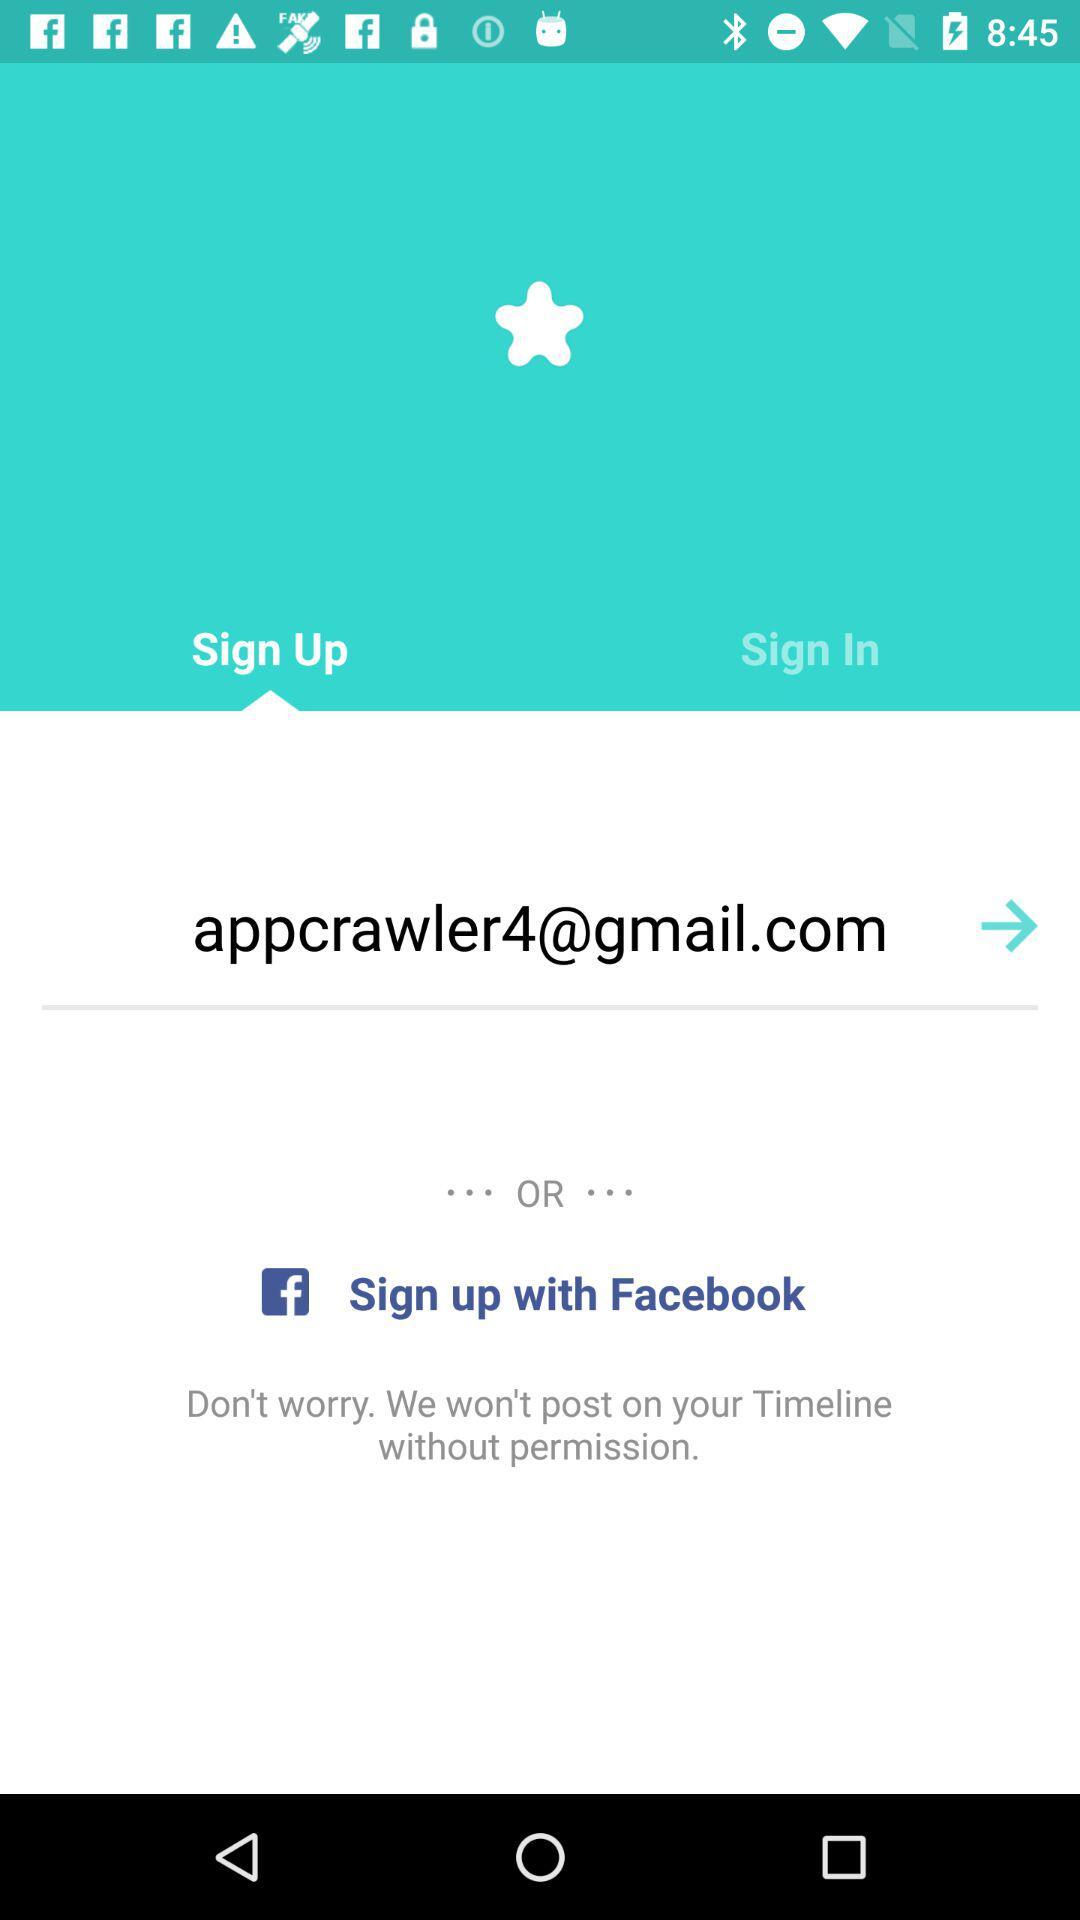 This screenshot has width=1080, height=1920. I want to click on the icon below the sign up, so click(540, 925).